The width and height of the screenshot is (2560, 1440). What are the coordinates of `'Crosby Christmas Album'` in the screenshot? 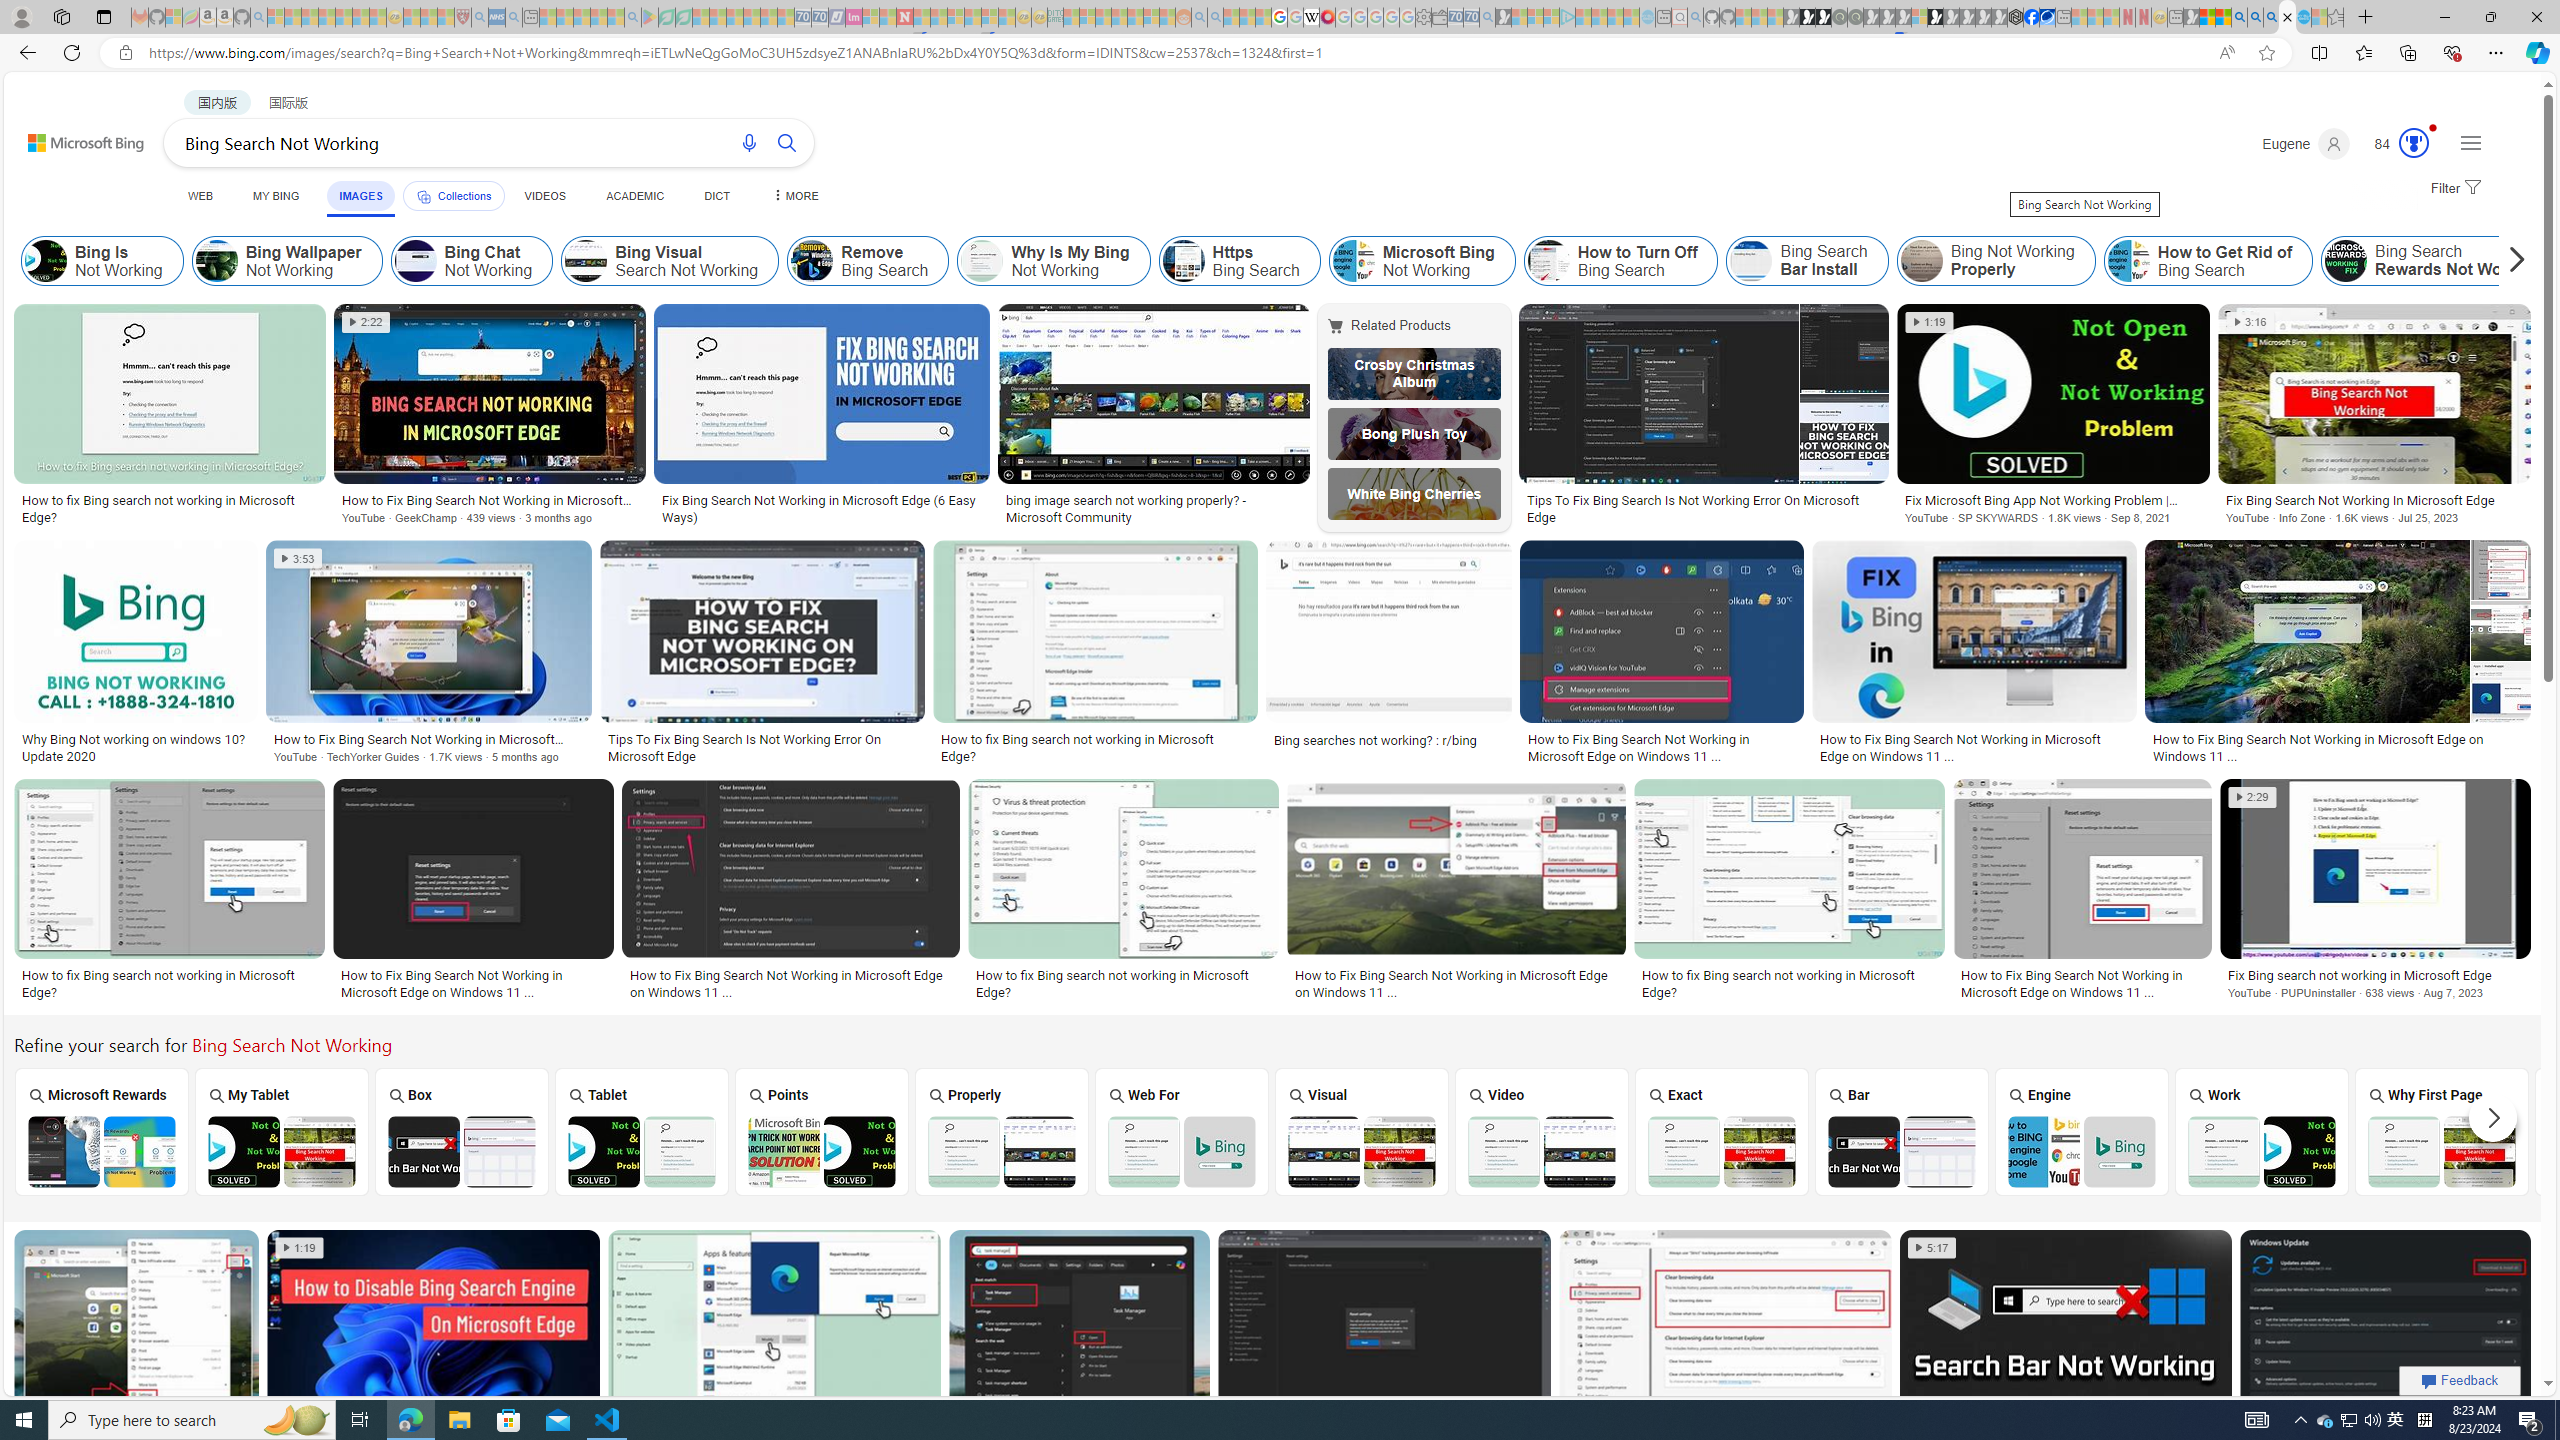 It's located at (1414, 374).